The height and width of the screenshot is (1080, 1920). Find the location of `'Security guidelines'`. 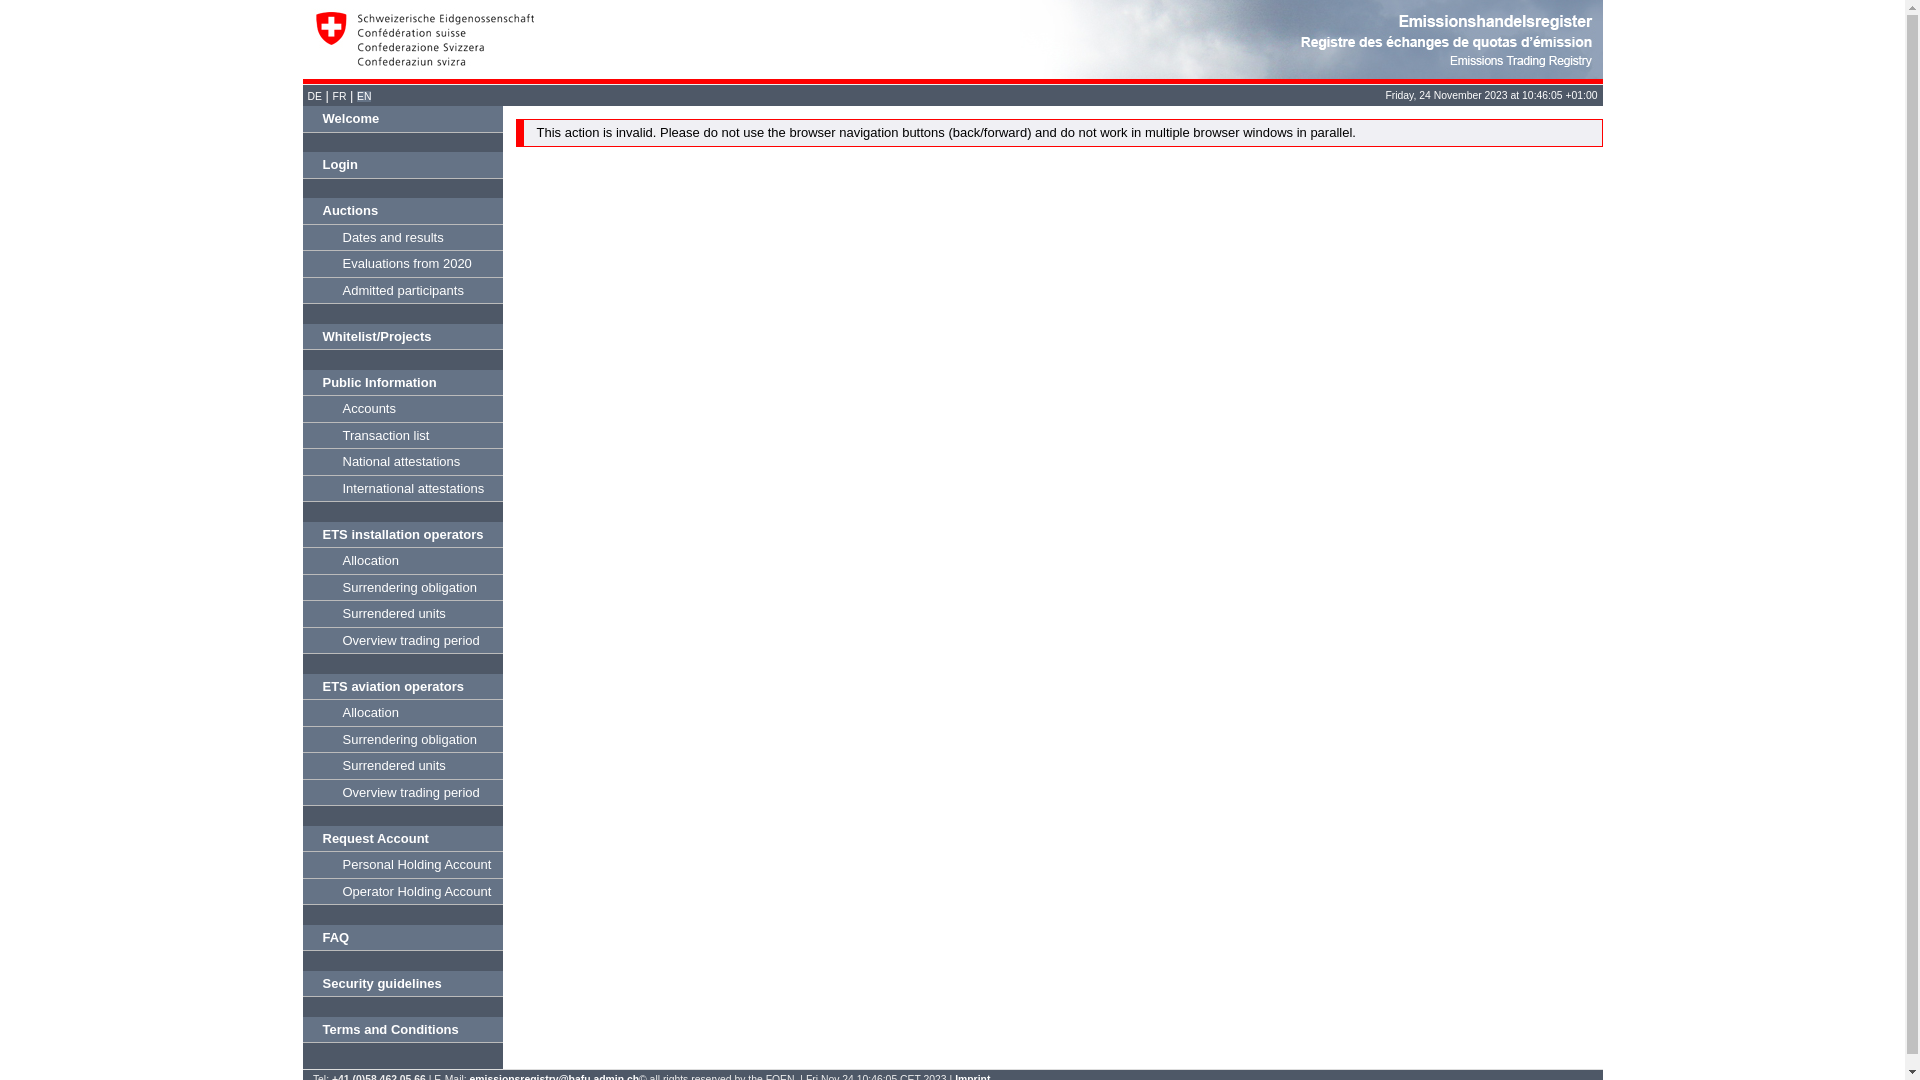

'Security guidelines' is located at coordinates (401, 982).